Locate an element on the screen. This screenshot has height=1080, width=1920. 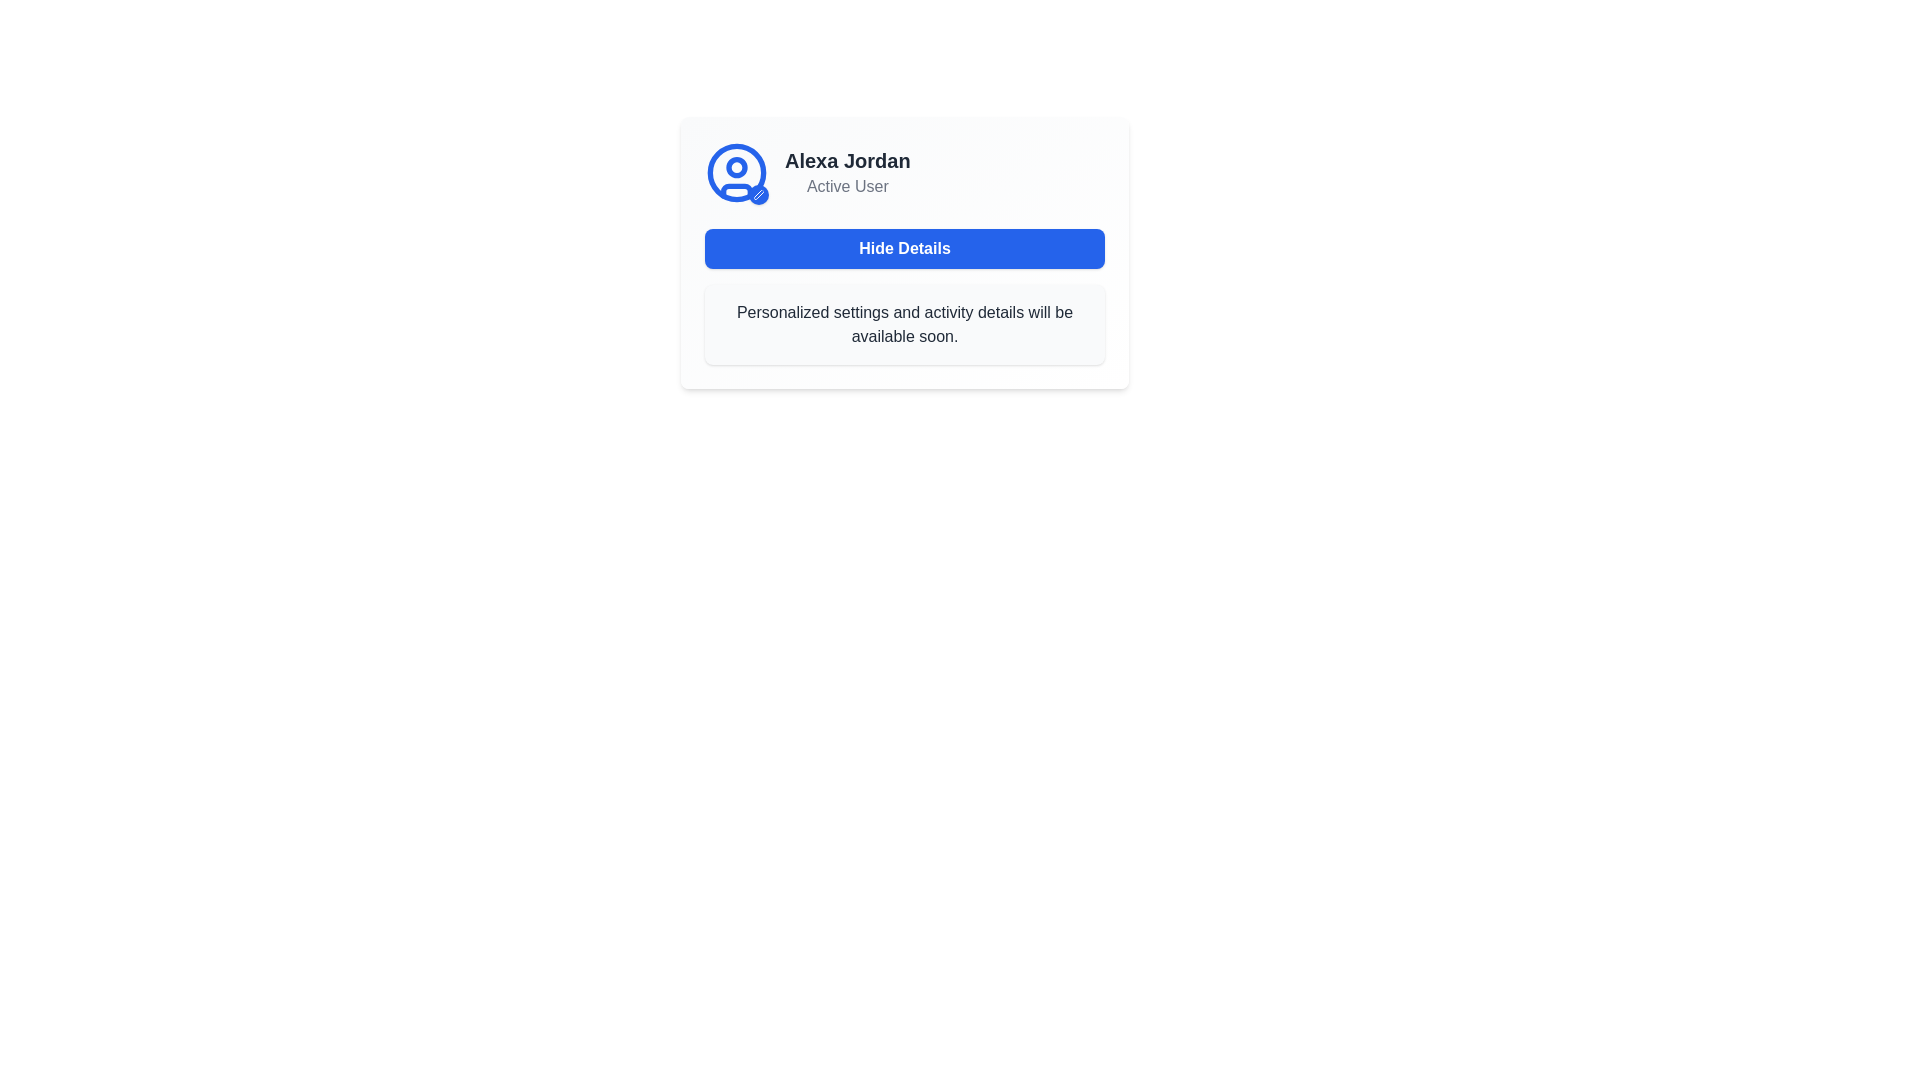
circular blue-bordered icon within the user avatar graphic, which is the outermost circle in the SVG hierarchy, for development purposes is located at coordinates (736, 172).